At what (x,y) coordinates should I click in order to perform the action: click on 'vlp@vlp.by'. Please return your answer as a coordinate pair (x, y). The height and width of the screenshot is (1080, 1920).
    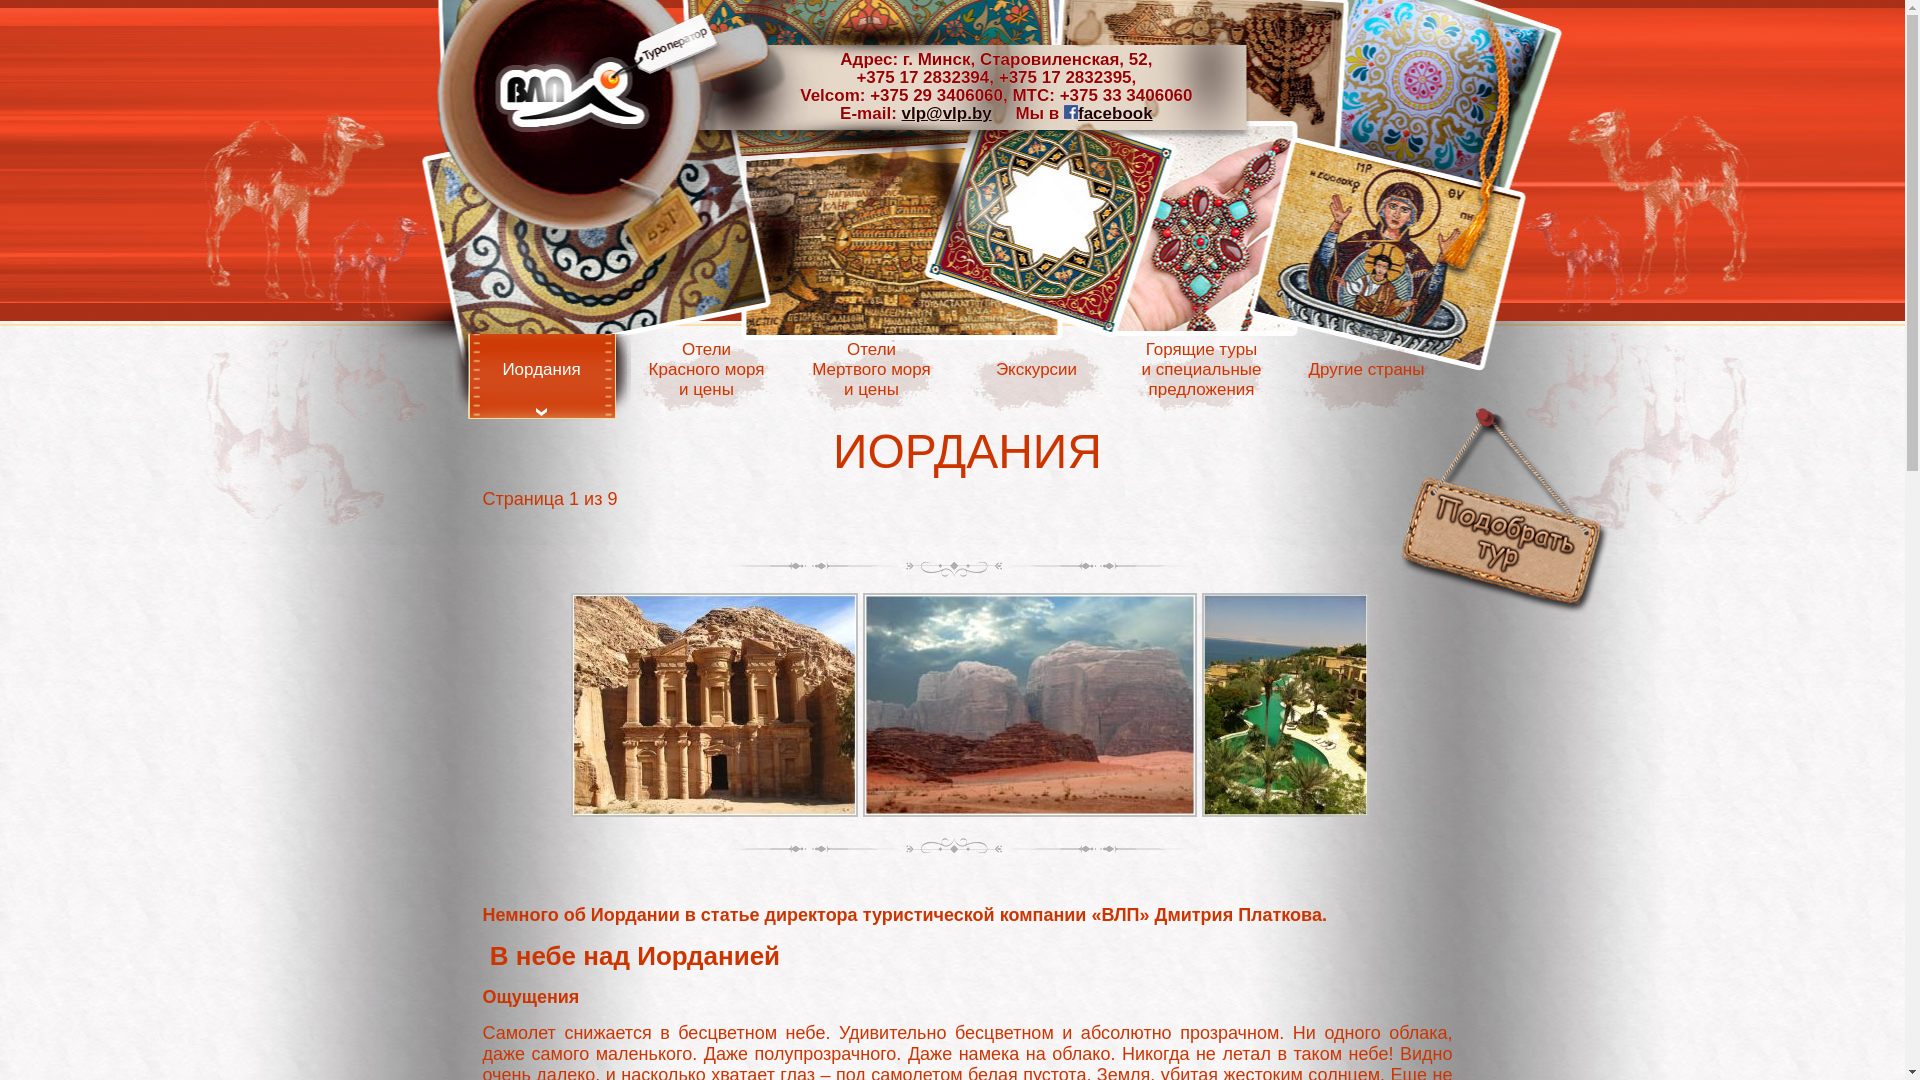
    Looking at the image, I should click on (945, 113).